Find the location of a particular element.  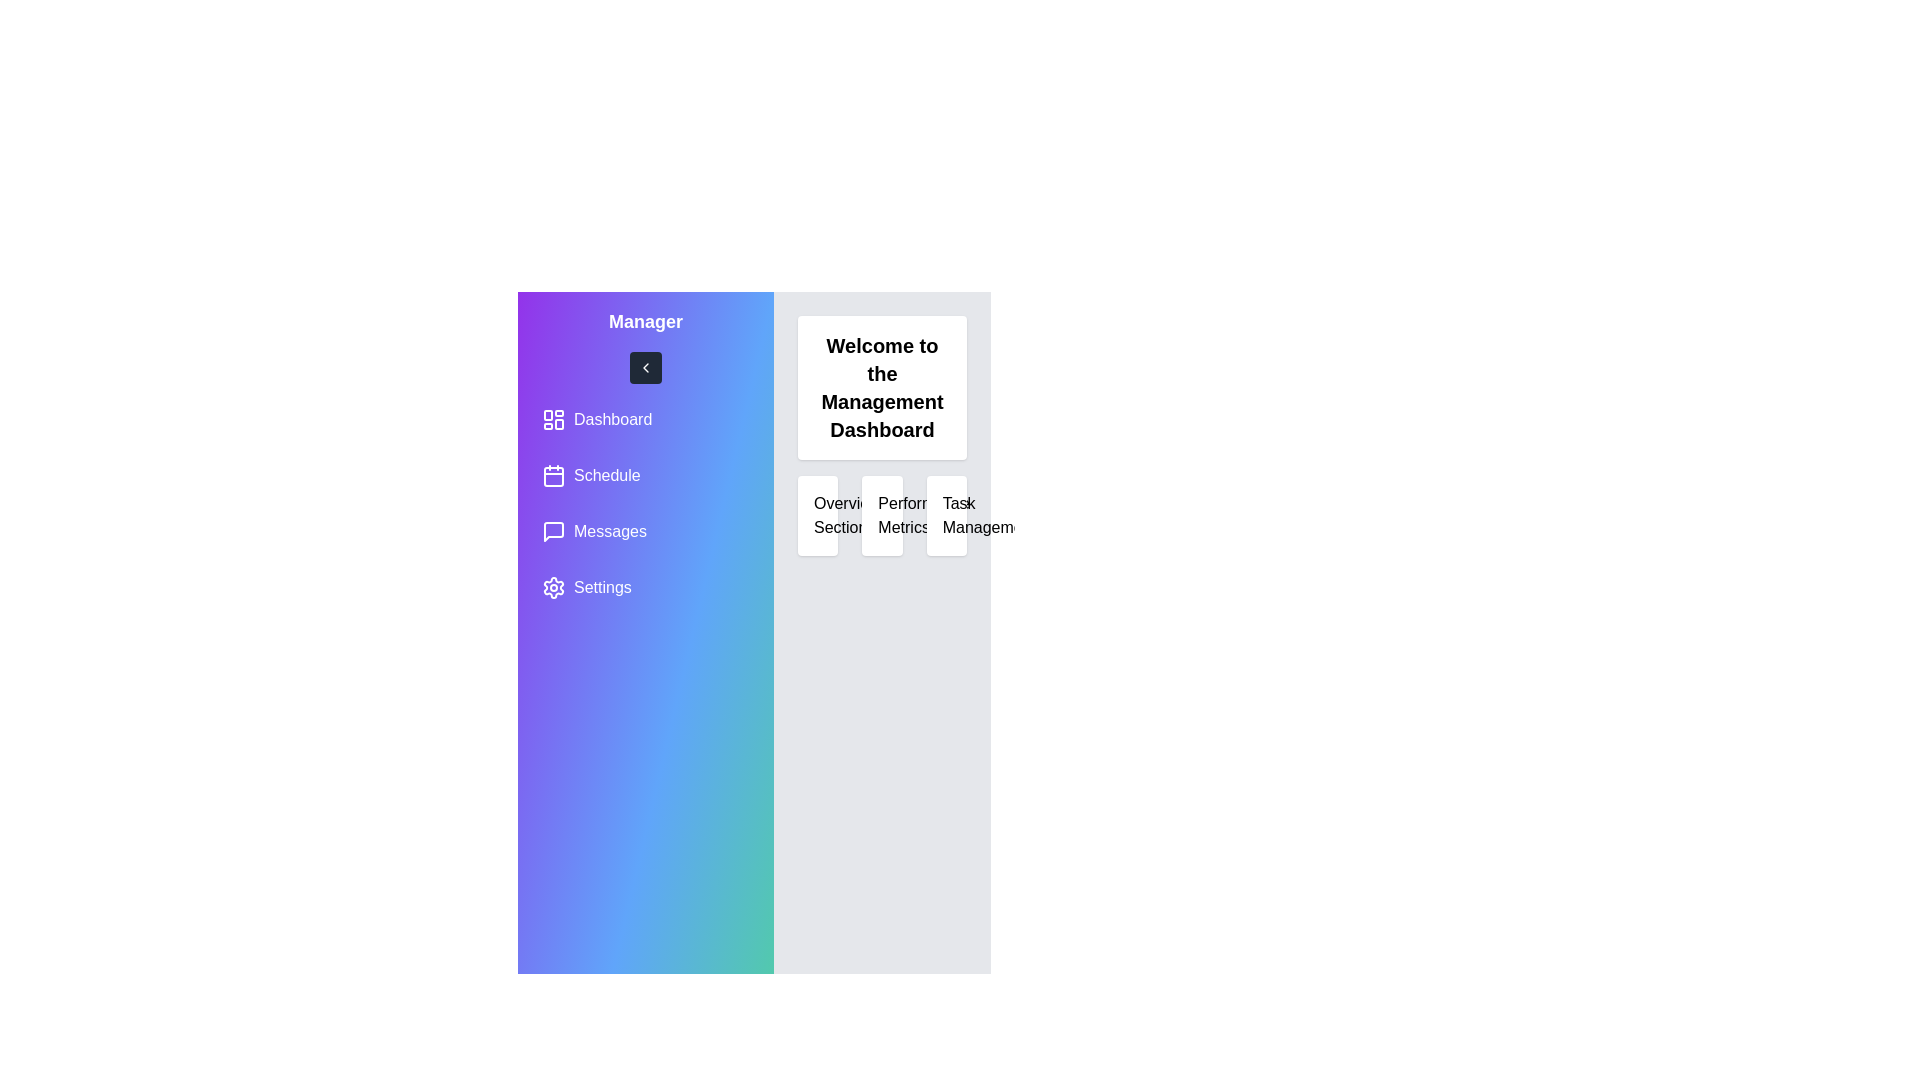

the purple rounded rectangle of the calendar icon located in the sidebar navigation menu under the 'Schedule' label is located at coordinates (553, 477).